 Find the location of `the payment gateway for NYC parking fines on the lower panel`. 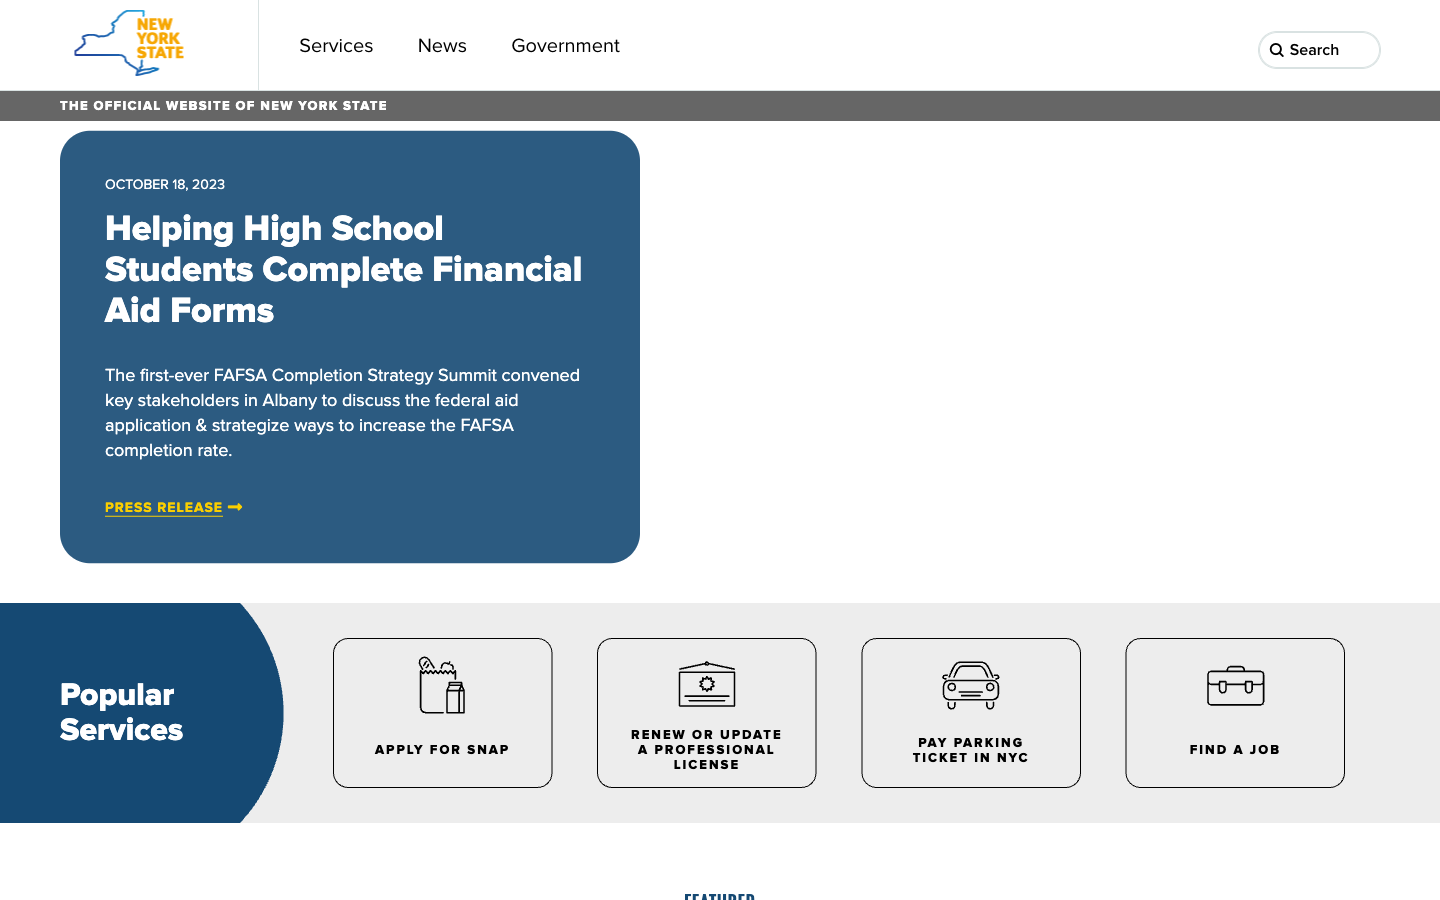

the payment gateway for NYC parking fines on the lower panel is located at coordinates (968, 711).